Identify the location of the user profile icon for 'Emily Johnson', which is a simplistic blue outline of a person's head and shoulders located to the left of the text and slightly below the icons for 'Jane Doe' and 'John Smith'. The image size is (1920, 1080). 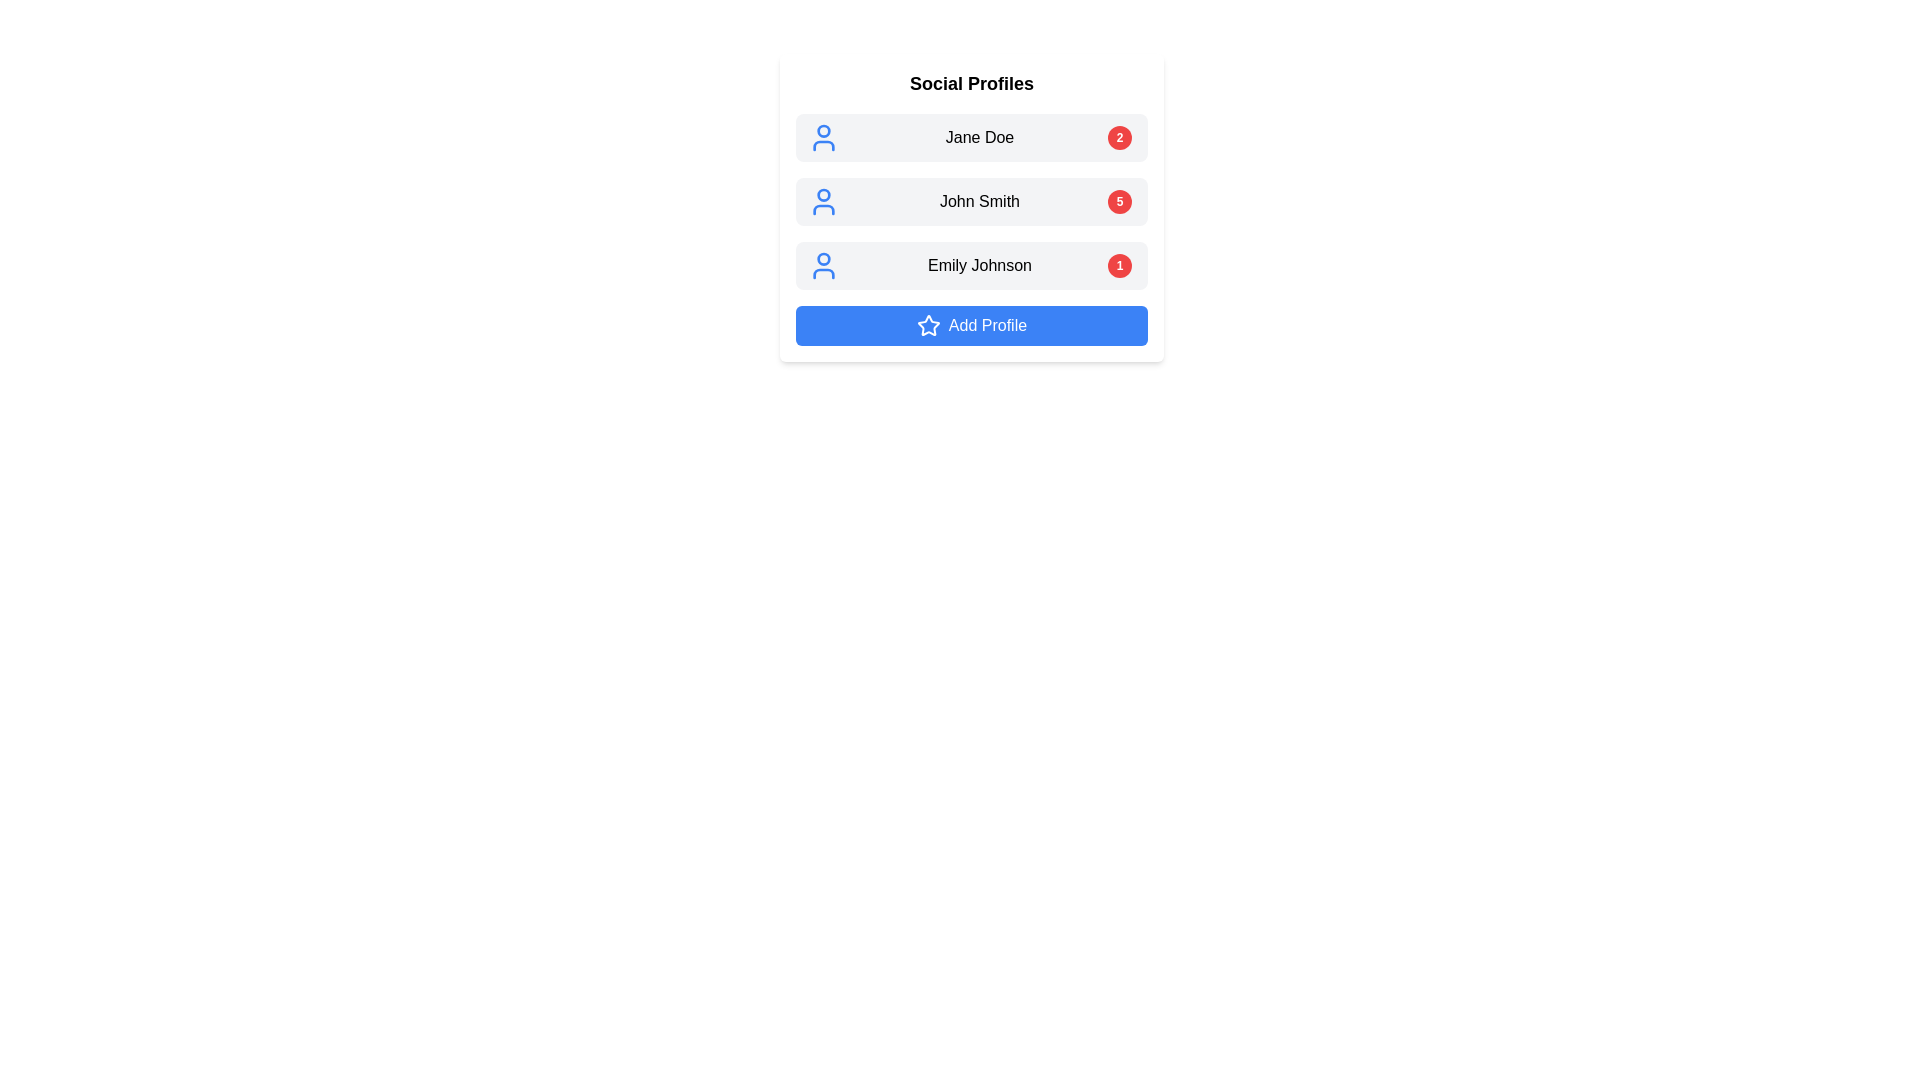
(824, 265).